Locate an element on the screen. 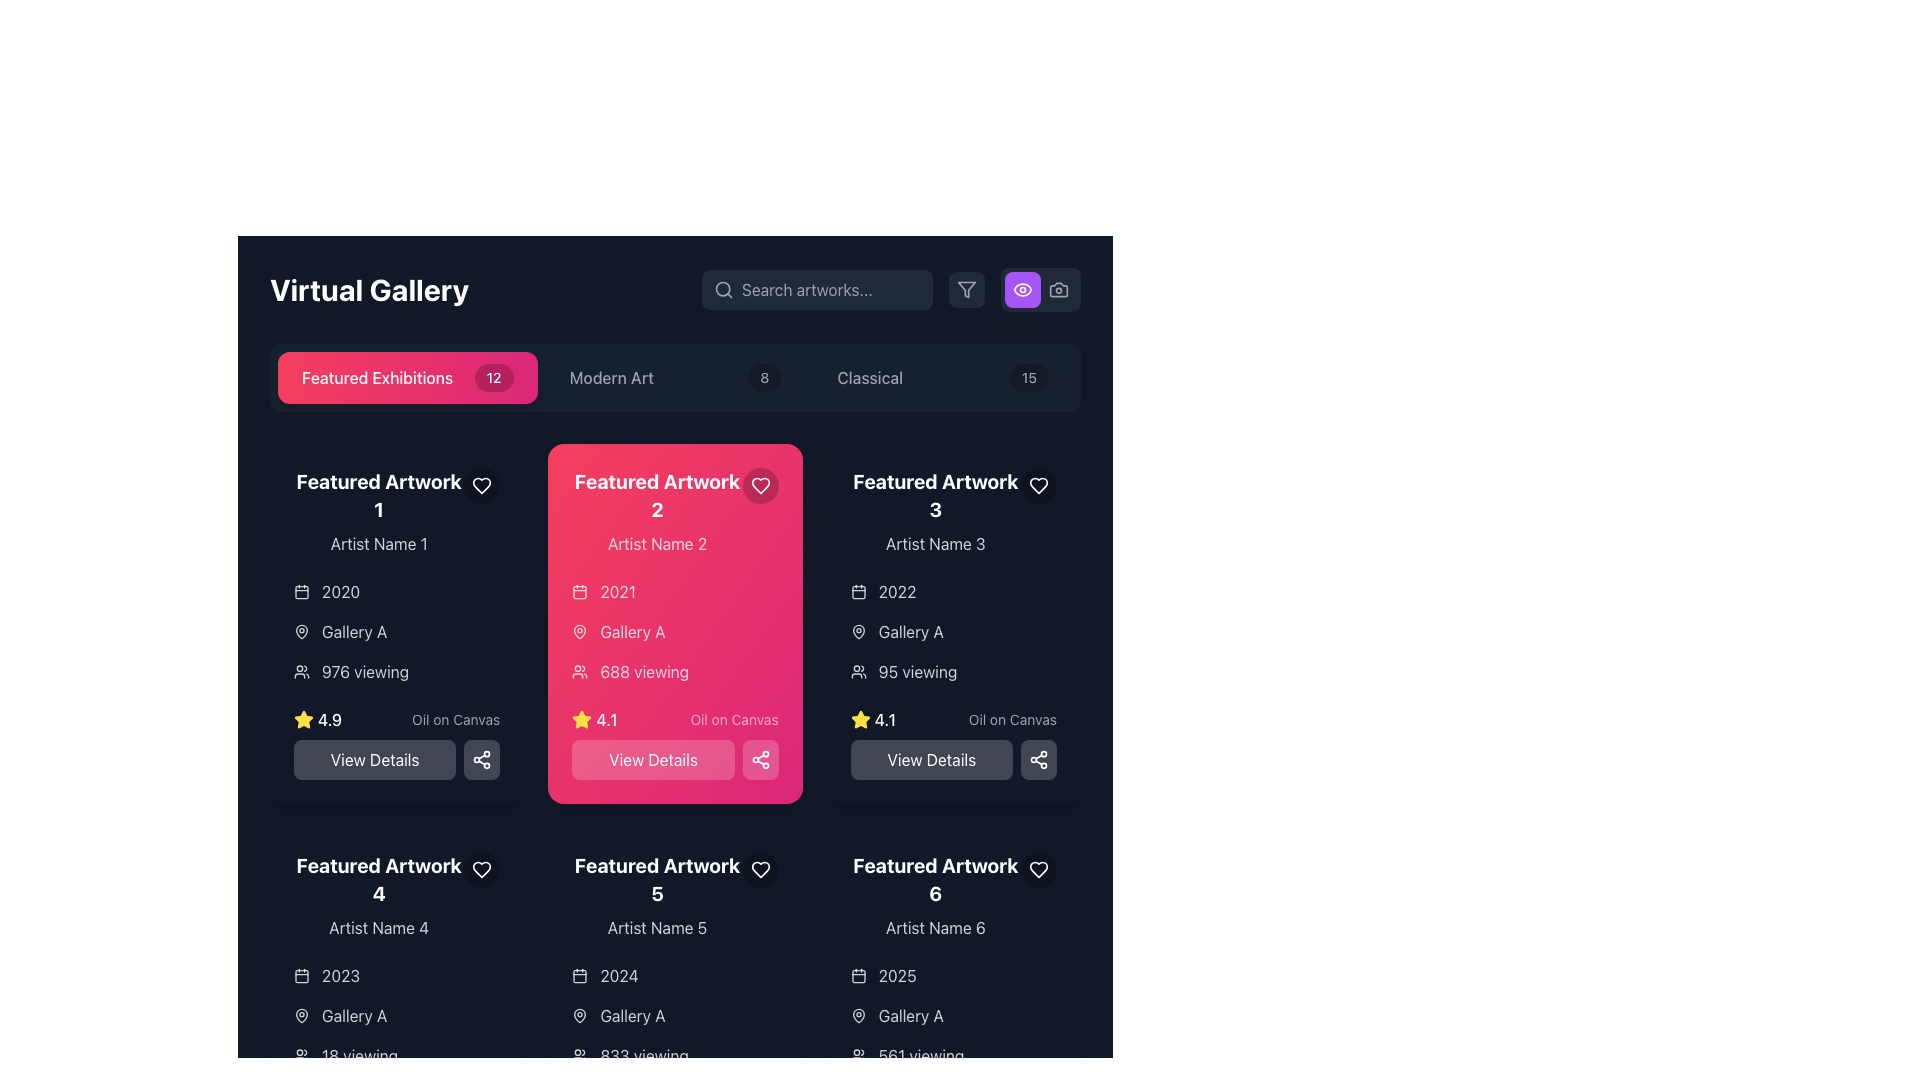  the static text display that shows the number of viewers for the artwork next to the group icon in the lower left of the 'Featured Artwork 1' card is located at coordinates (365, 671).